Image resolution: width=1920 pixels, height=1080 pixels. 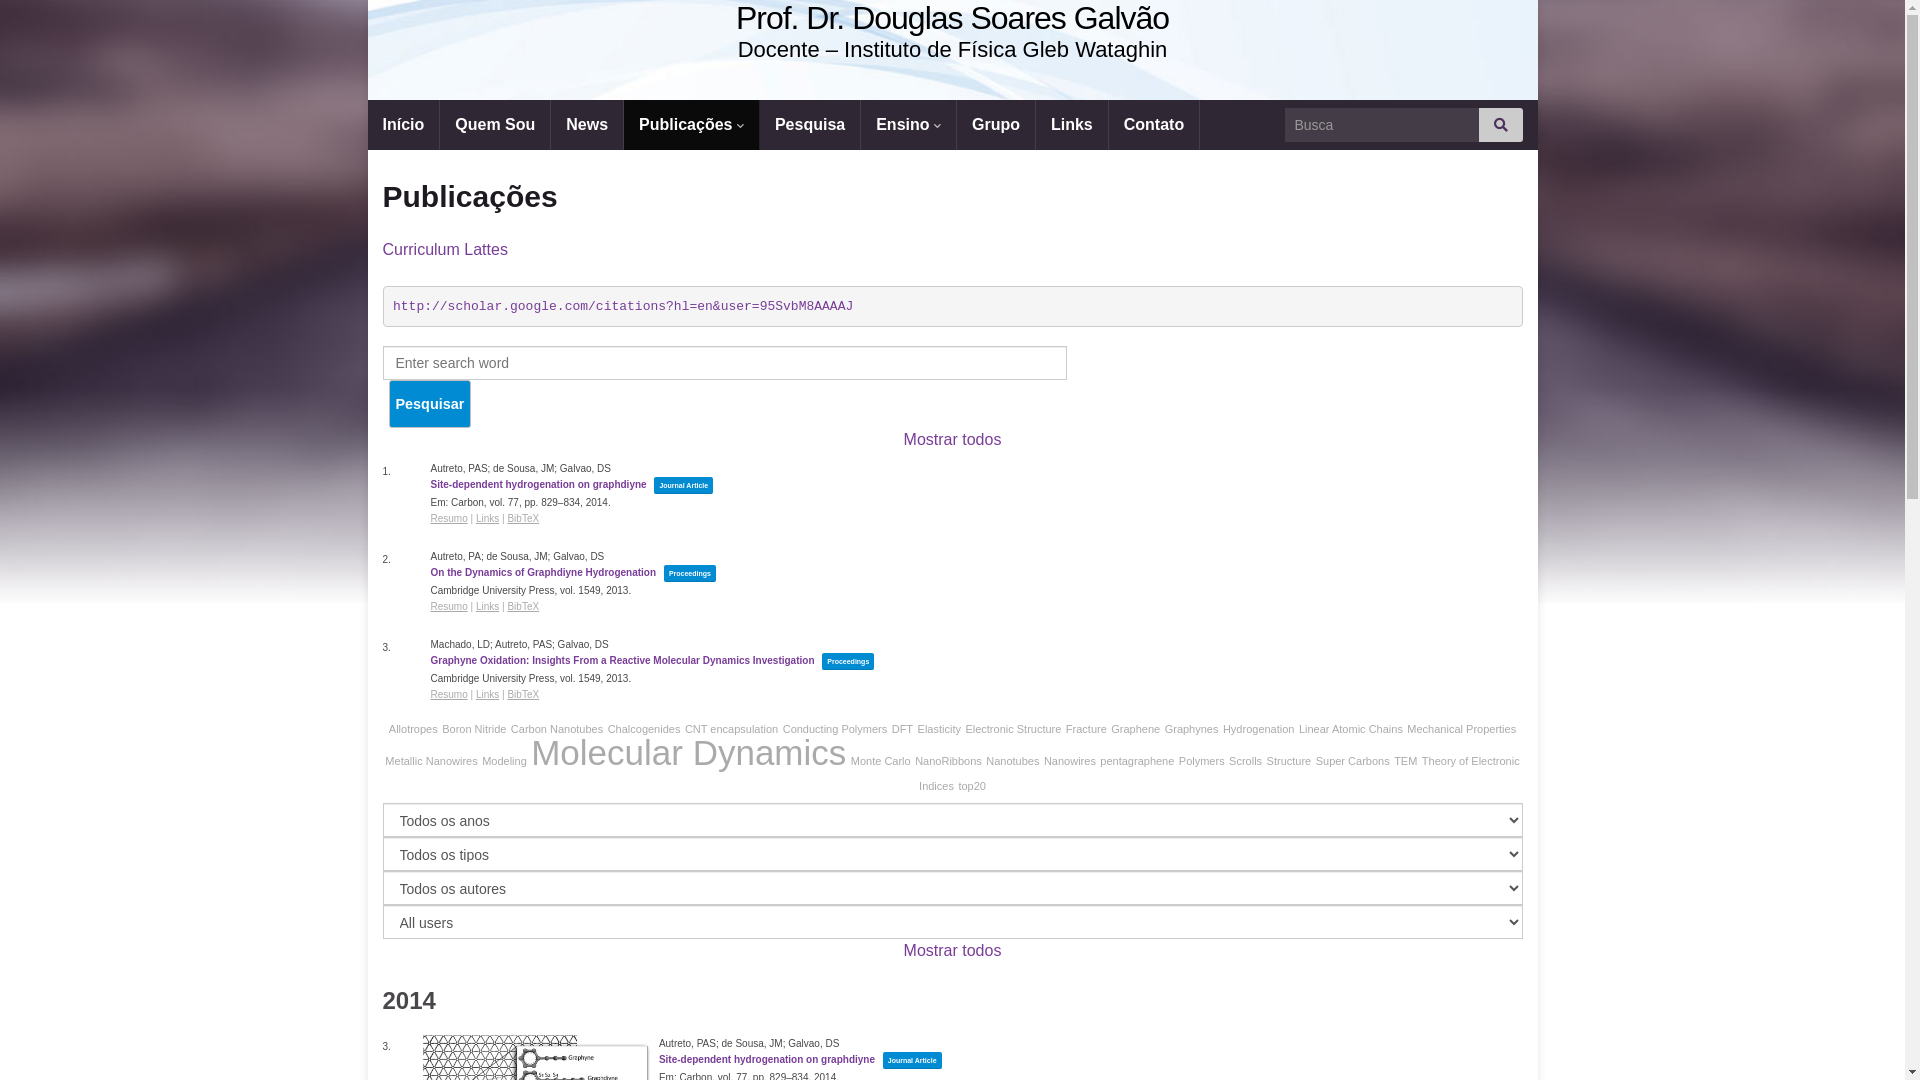 I want to click on 'Allotropes', so click(x=412, y=729).